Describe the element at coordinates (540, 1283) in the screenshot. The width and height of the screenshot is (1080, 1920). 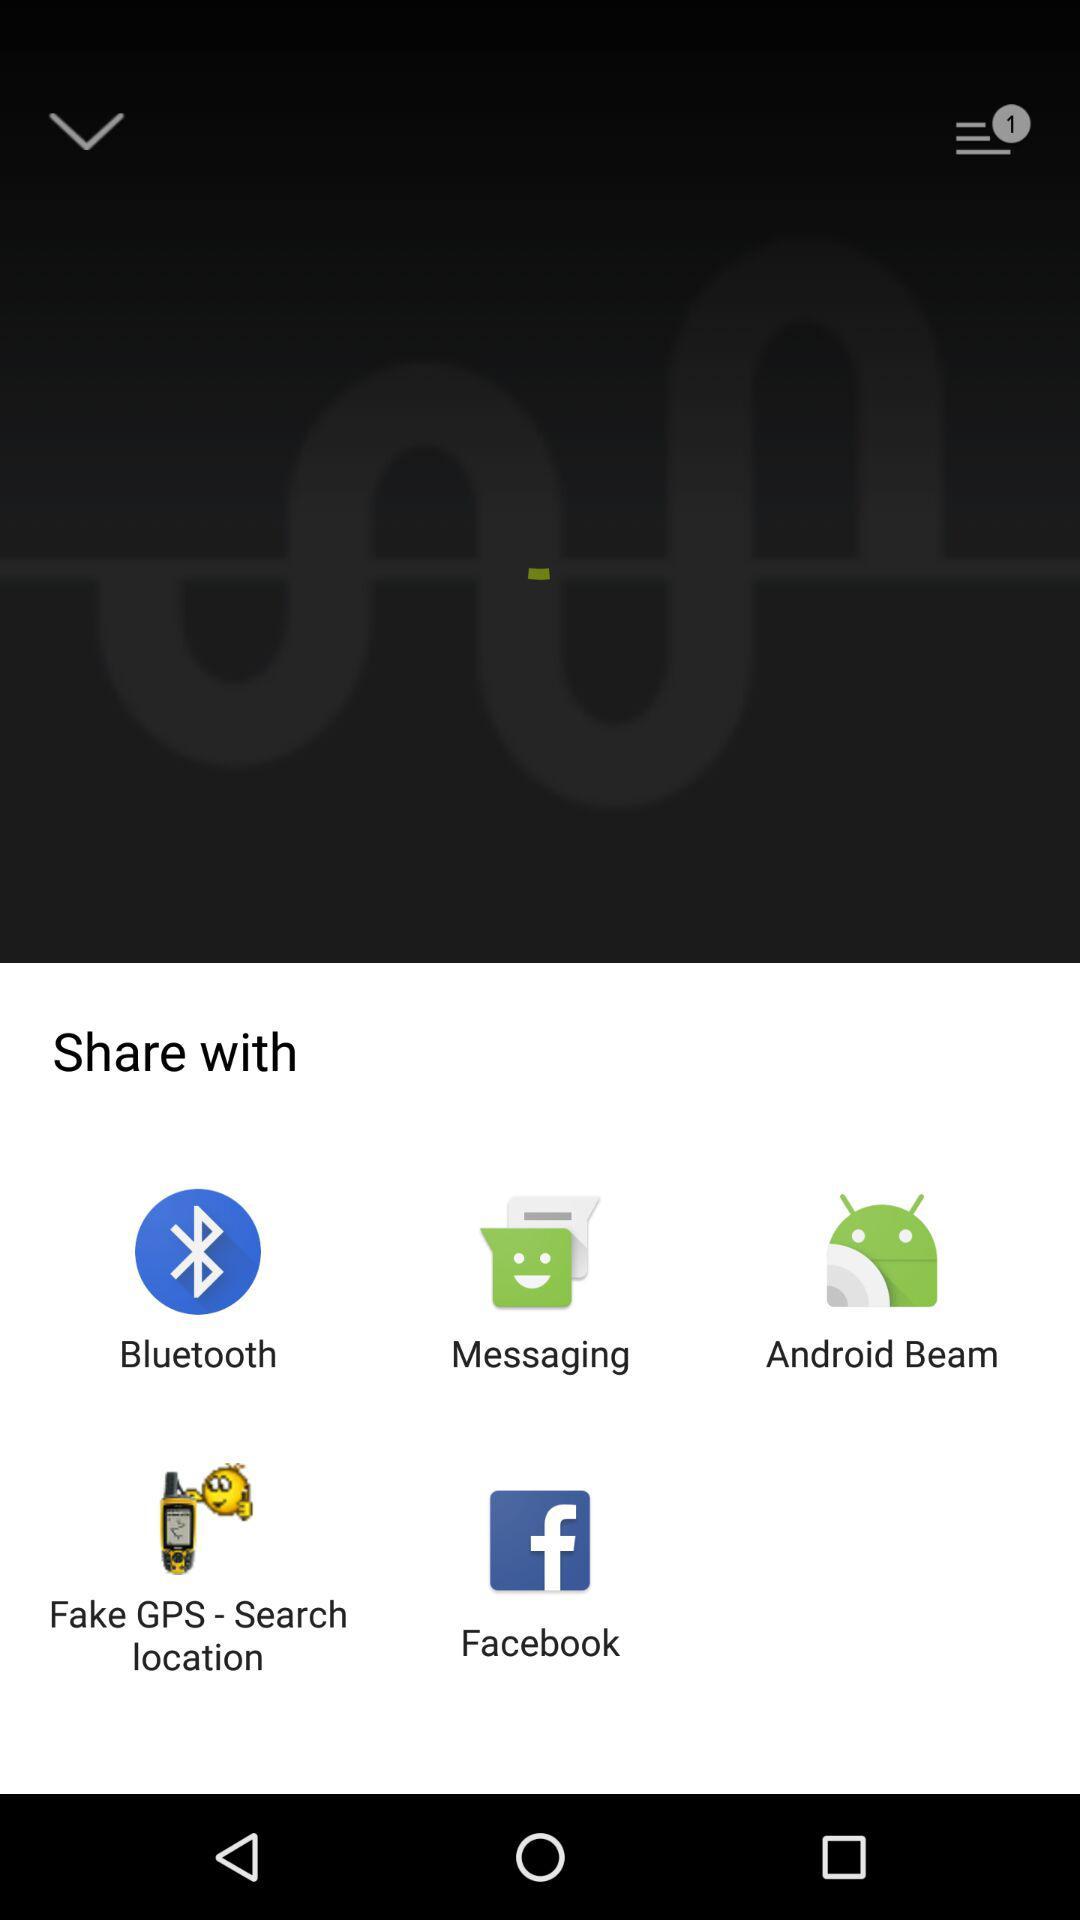
I see `the icon next to bluetooth item` at that location.